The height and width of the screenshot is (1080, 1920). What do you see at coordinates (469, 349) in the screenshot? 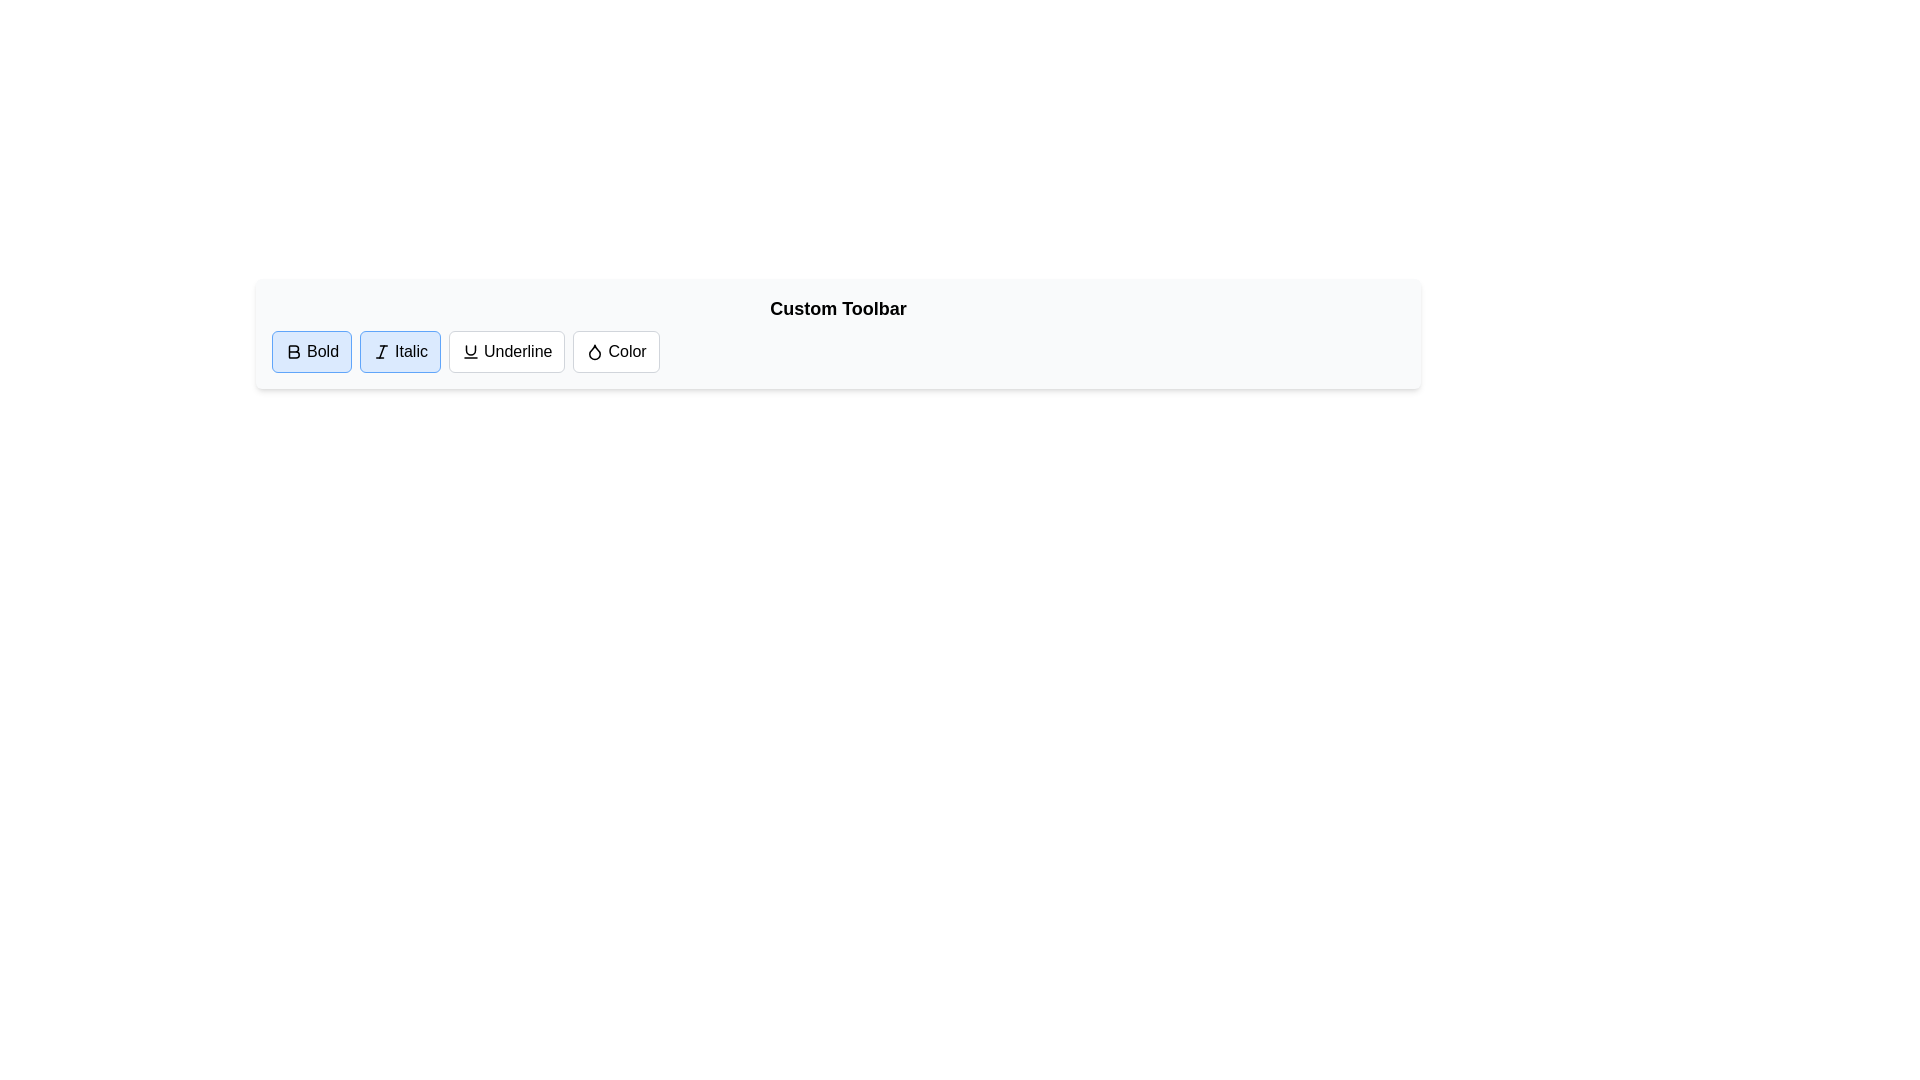
I see `the upper curve of the 'Underline' icon, which is the third button from the left in the 'Custom Toolbar'` at bounding box center [469, 349].